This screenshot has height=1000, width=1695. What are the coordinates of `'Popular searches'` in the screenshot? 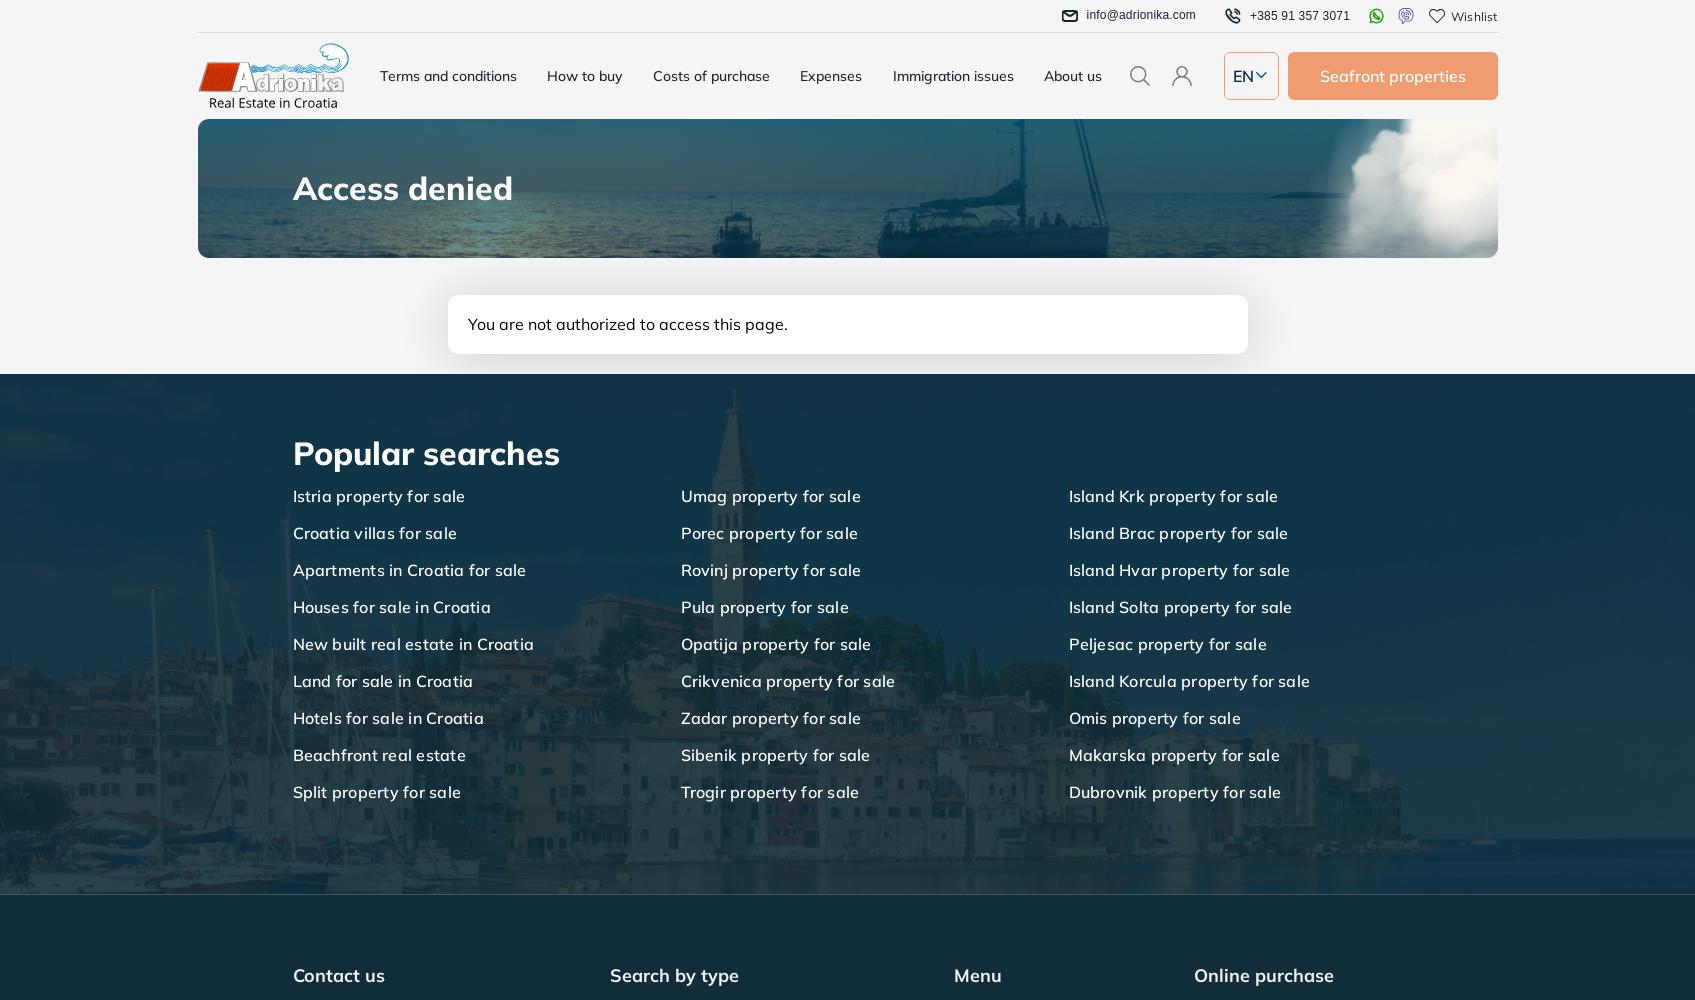 It's located at (425, 452).